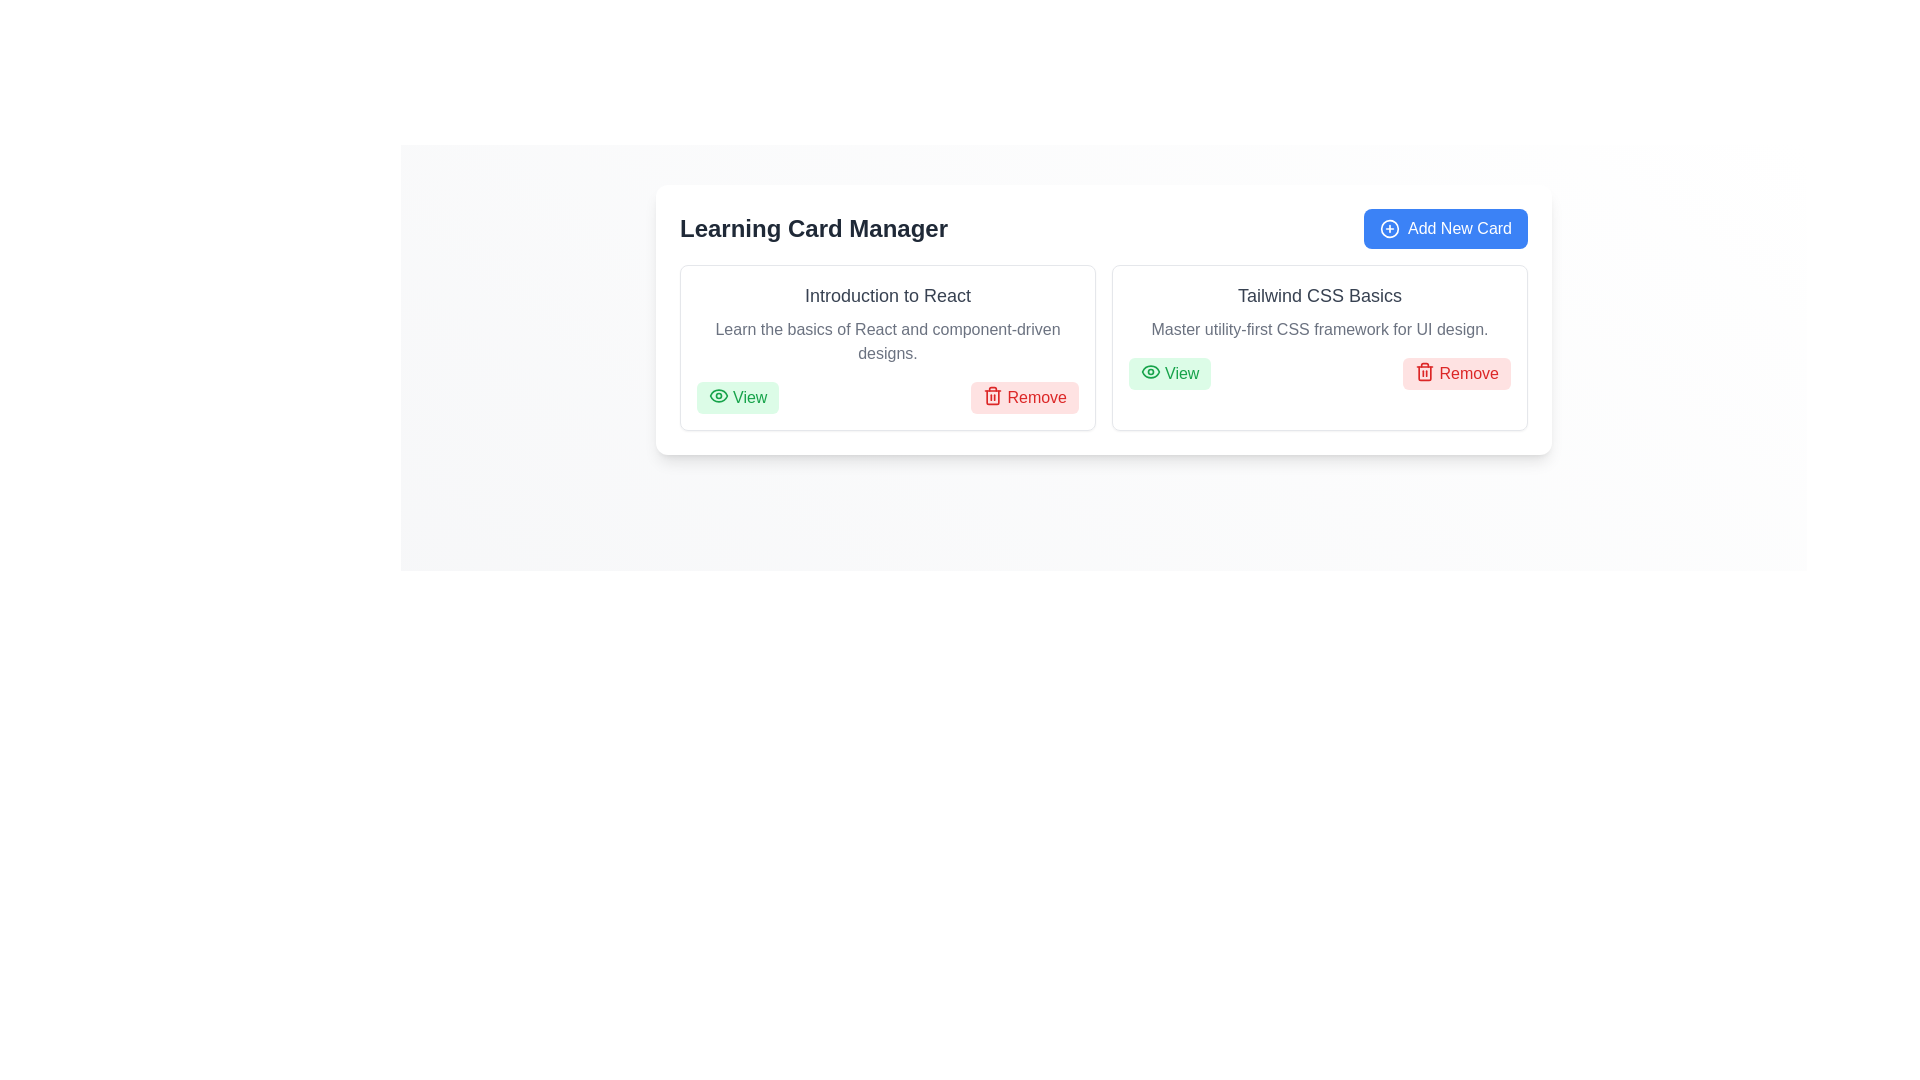 Image resolution: width=1920 pixels, height=1080 pixels. Describe the element at coordinates (1320, 329) in the screenshot. I see `the informational text displaying 'Master utility-first CSS framework for UI design.' located beneath the title 'Tailwind CSS Basics' and above the buttons 'View' and 'Remove'` at that location.